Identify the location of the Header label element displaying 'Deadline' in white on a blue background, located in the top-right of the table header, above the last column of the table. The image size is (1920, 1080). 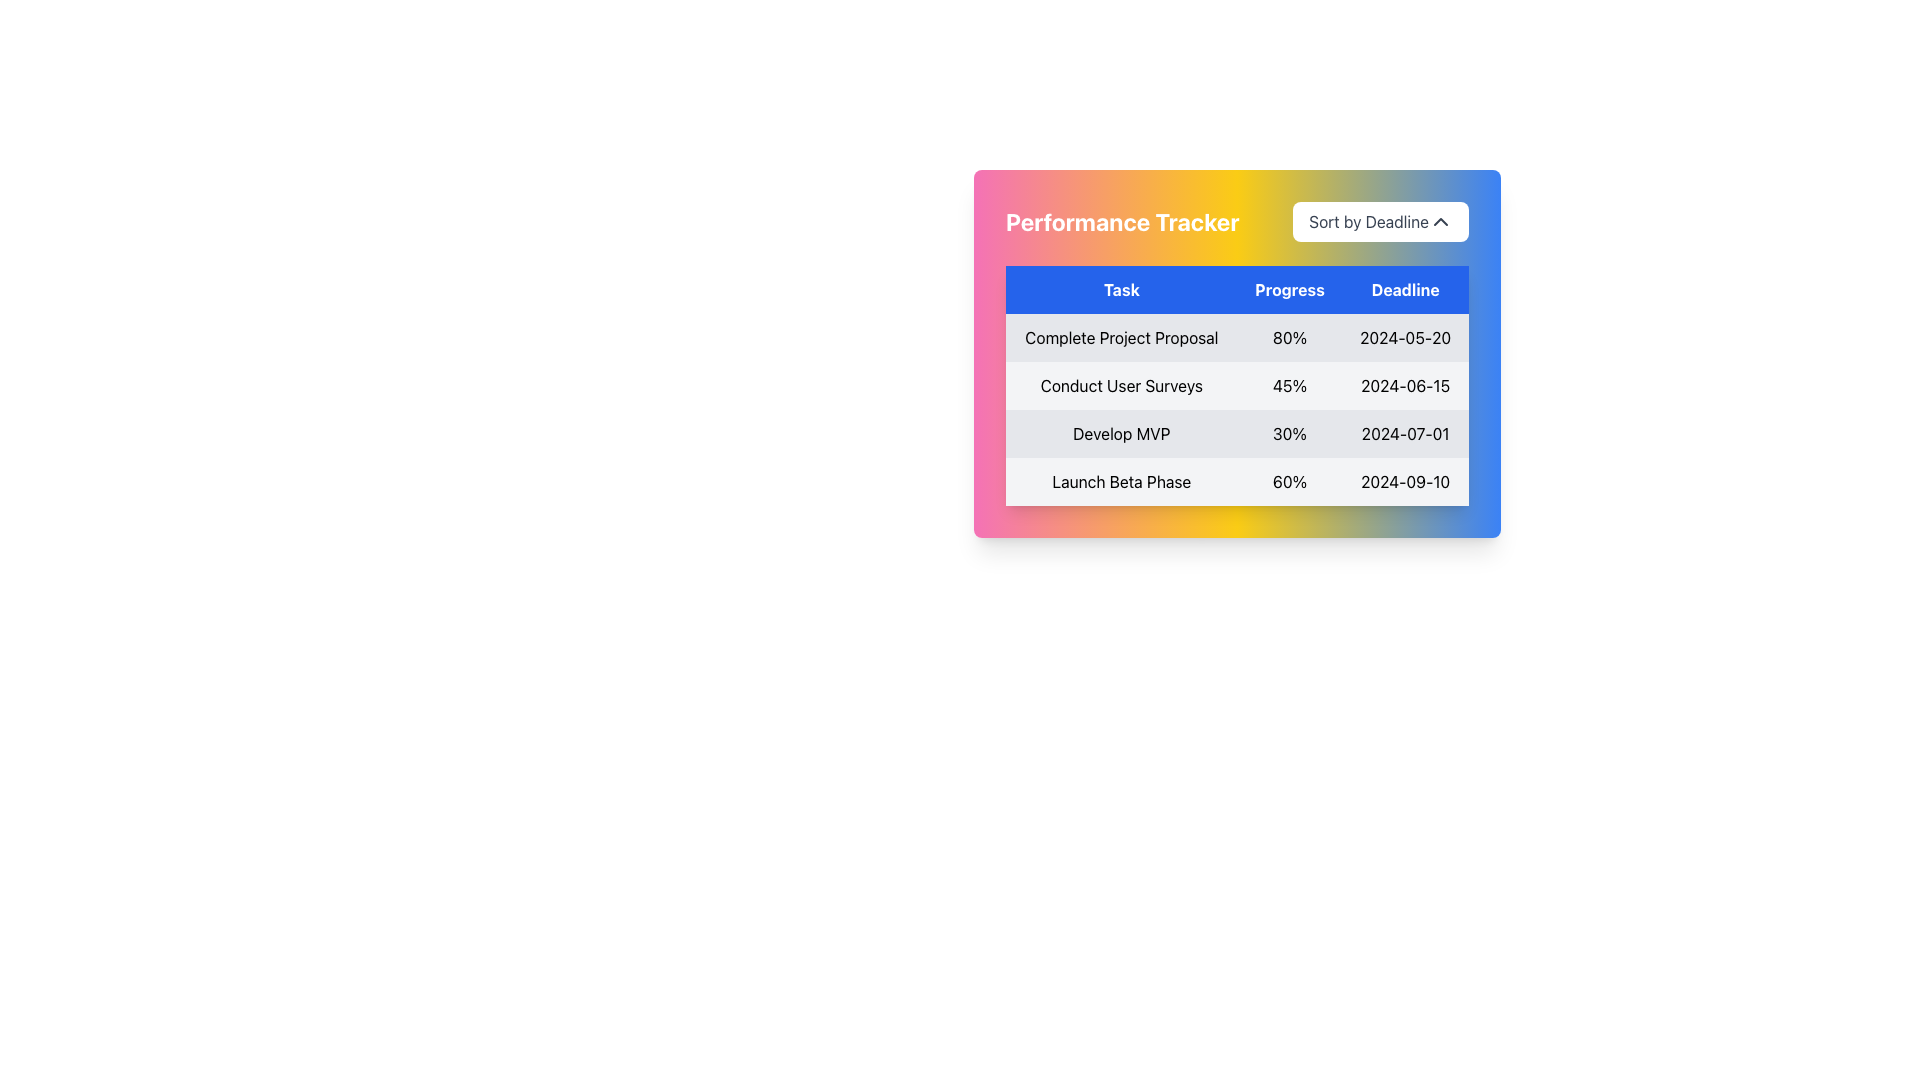
(1404, 289).